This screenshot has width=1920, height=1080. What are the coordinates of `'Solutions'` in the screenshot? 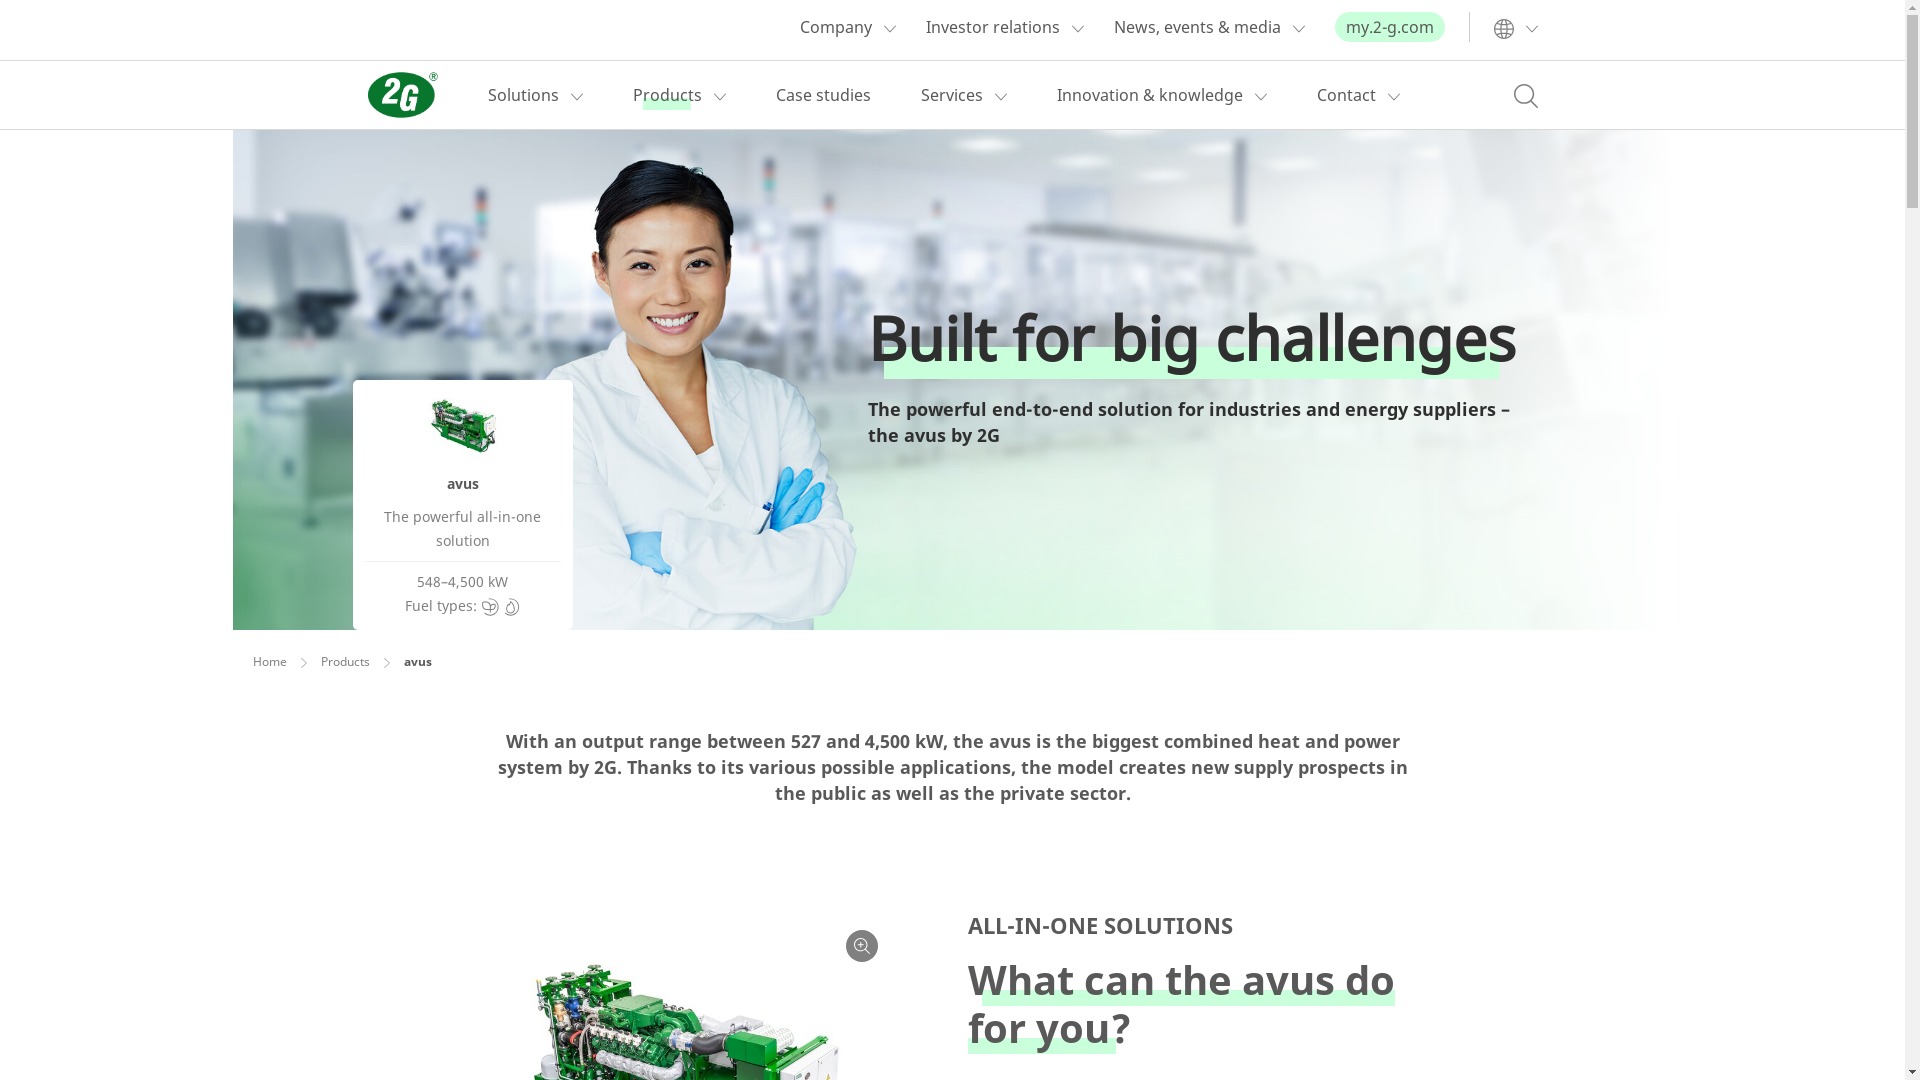 It's located at (488, 95).